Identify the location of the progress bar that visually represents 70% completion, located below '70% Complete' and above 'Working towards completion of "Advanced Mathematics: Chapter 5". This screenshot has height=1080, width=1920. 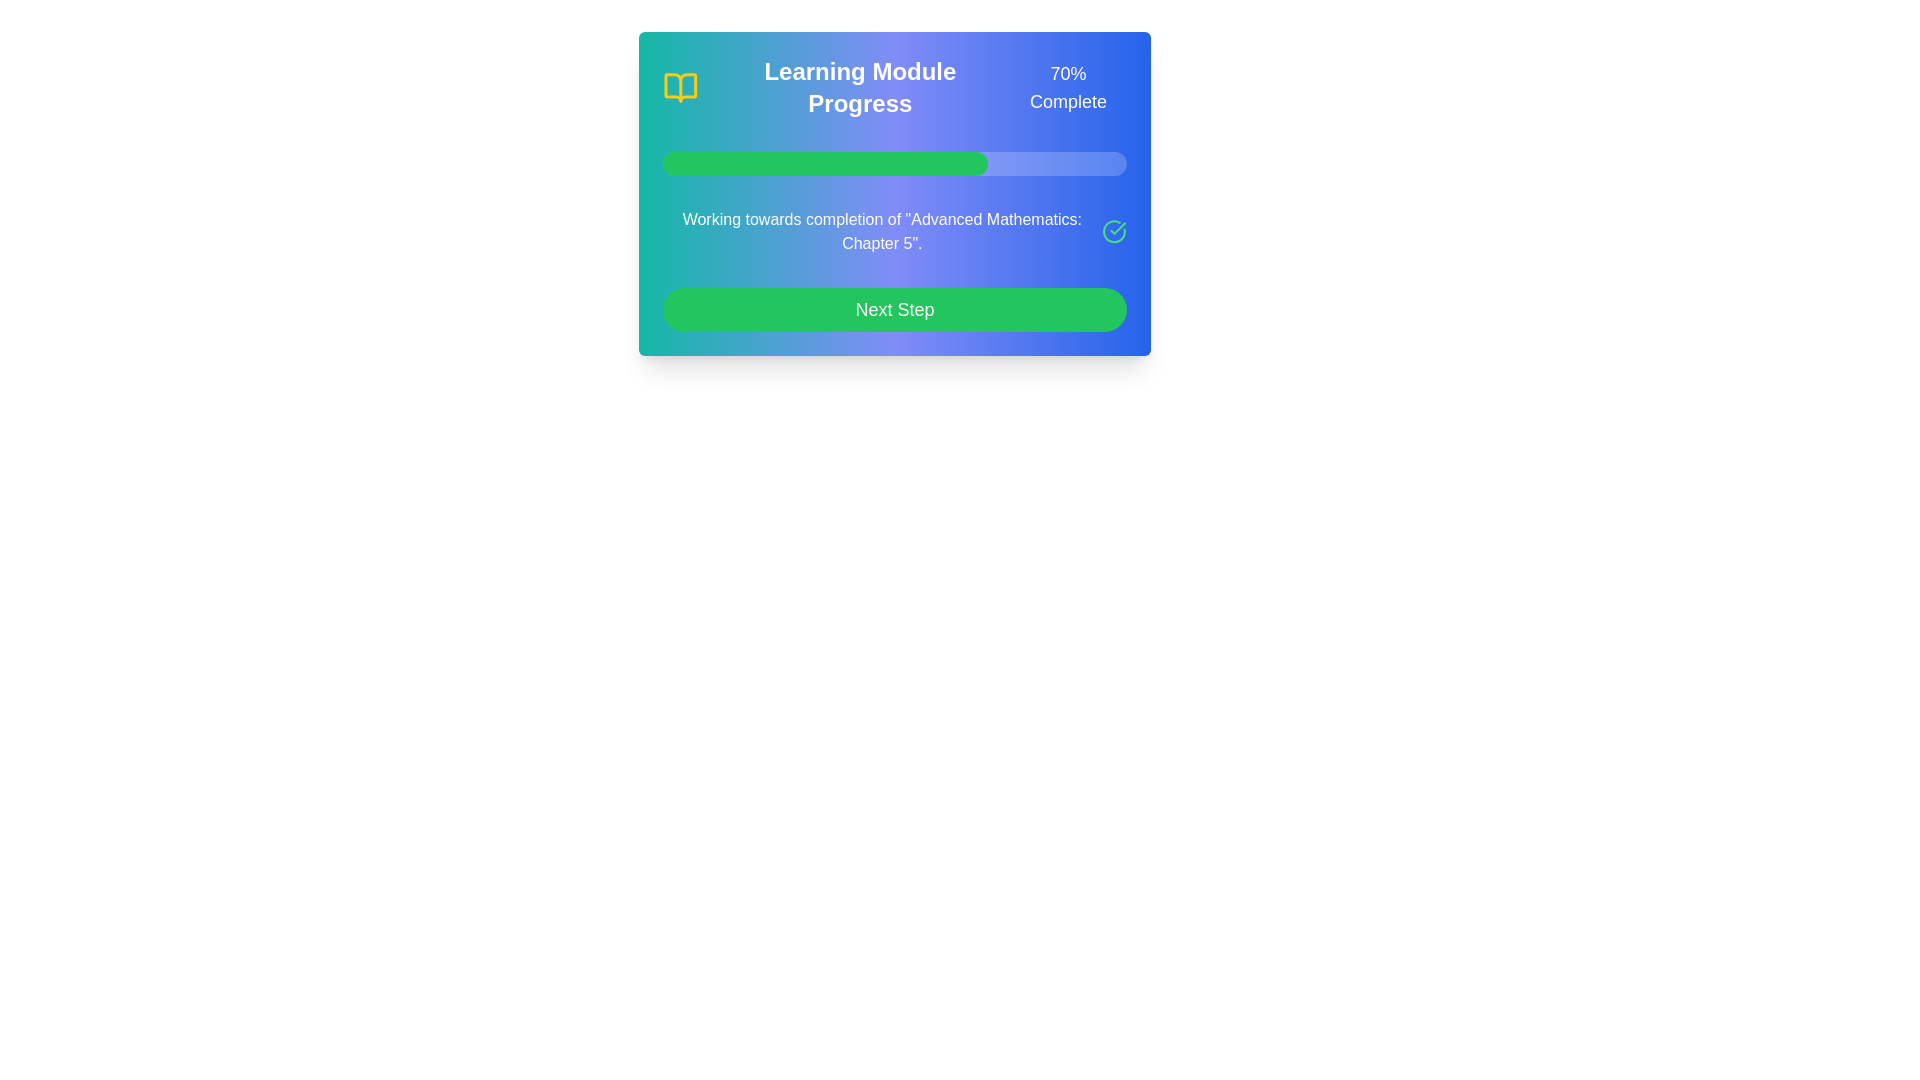
(893, 163).